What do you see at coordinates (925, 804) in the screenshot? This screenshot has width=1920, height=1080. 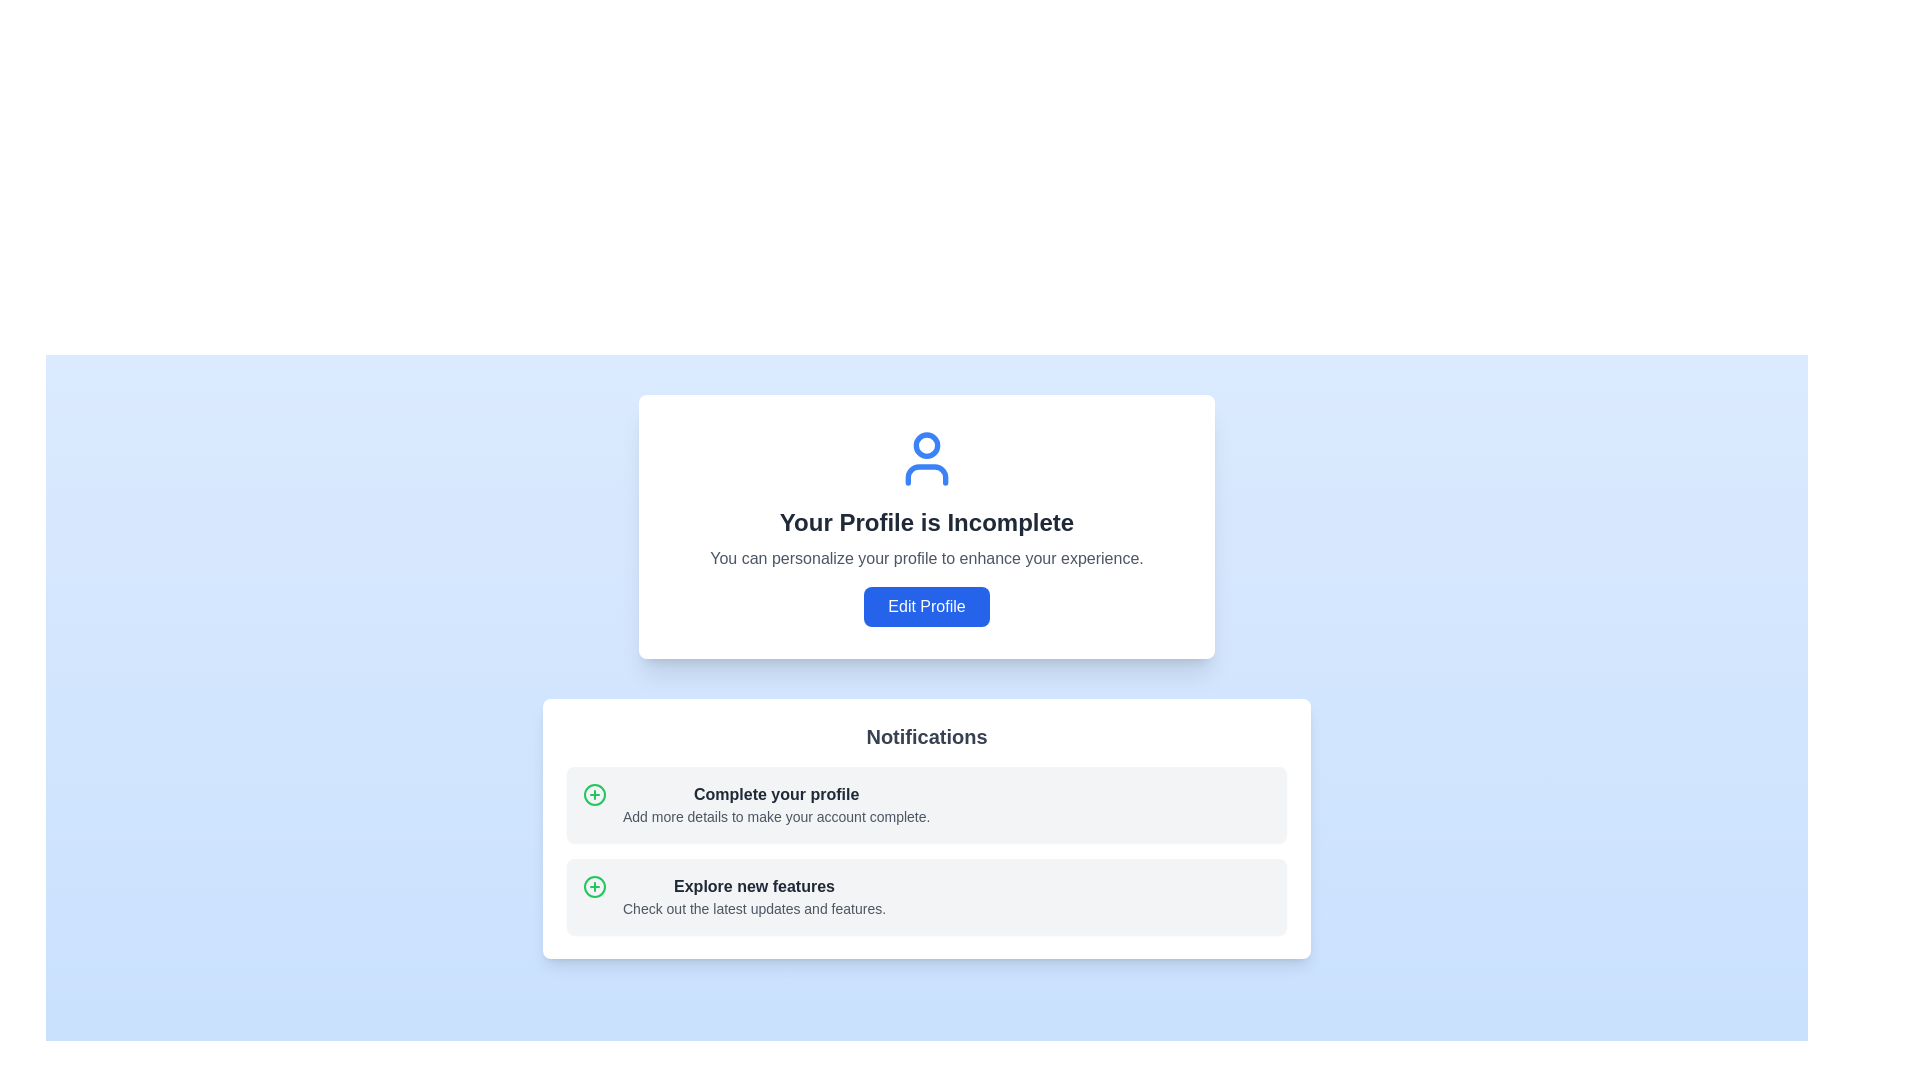 I see `the Informational Banner located in the Notifications section, which is the upper of two notifications above the 'Explore new features' notification` at bounding box center [925, 804].